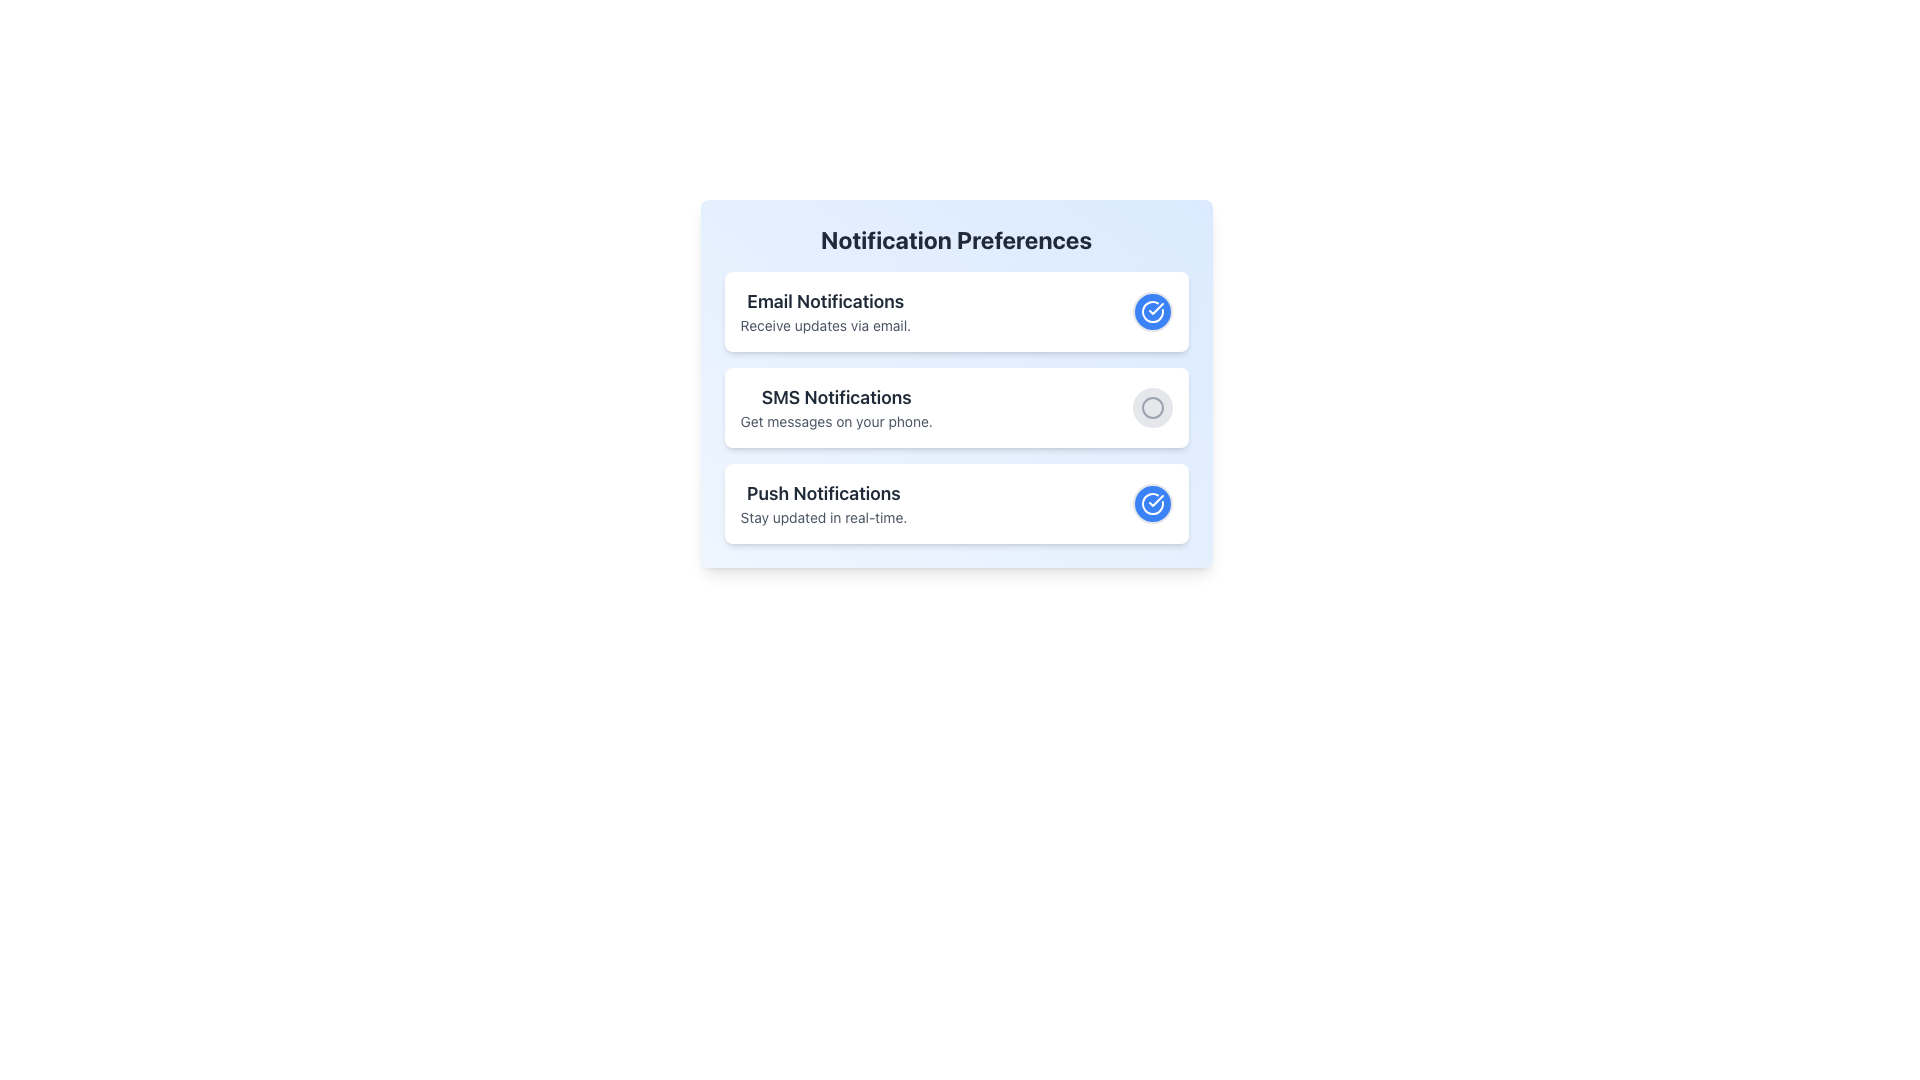 The image size is (1920, 1080). Describe the element at coordinates (1152, 407) in the screenshot. I see `the SMS Notifications icon, which indicates the status or action related to SMS notifications settings, located in the middle of the list` at that location.